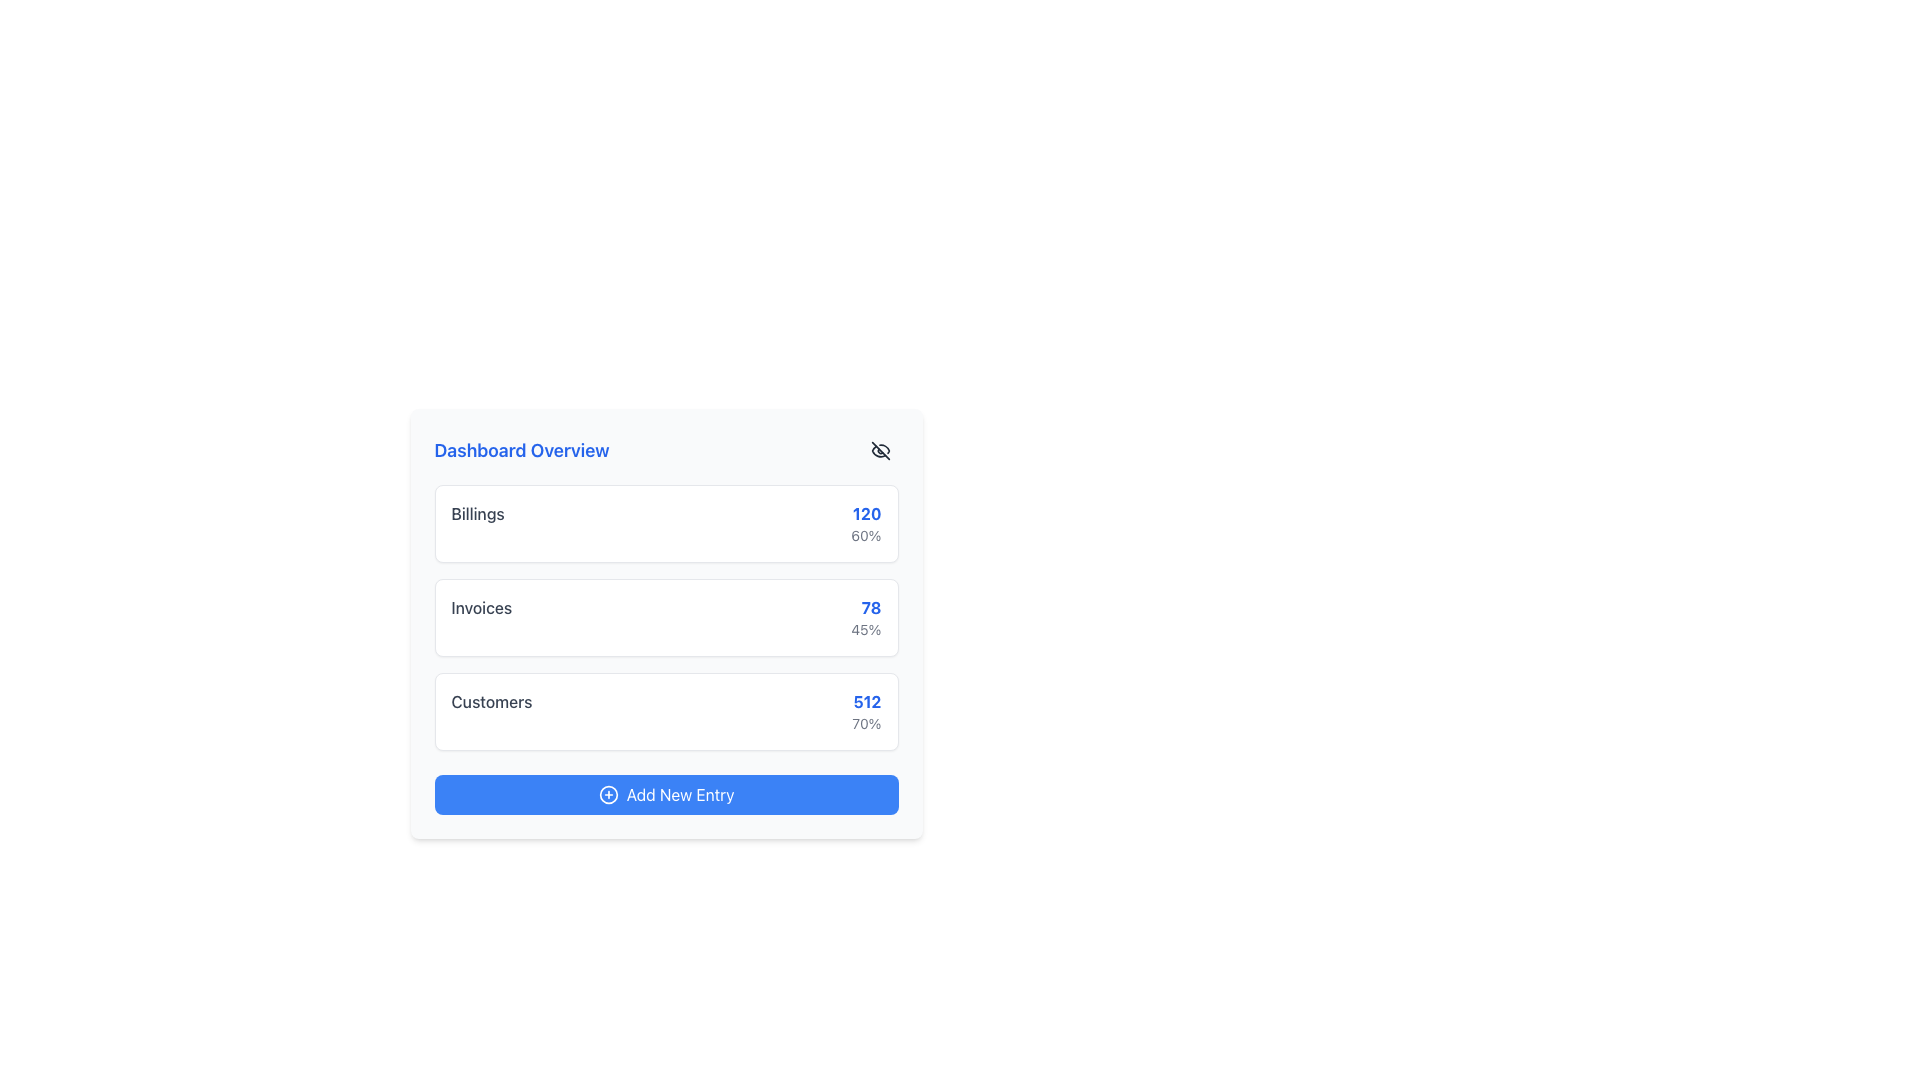 The height and width of the screenshot is (1080, 1920). What do you see at coordinates (666, 711) in the screenshot?
I see `the 'Customers' summary card, which displays the number '512' and the percentage '70%'. This card is the third in a vertical stack of cards on the dashboard` at bounding box center [666, 711].